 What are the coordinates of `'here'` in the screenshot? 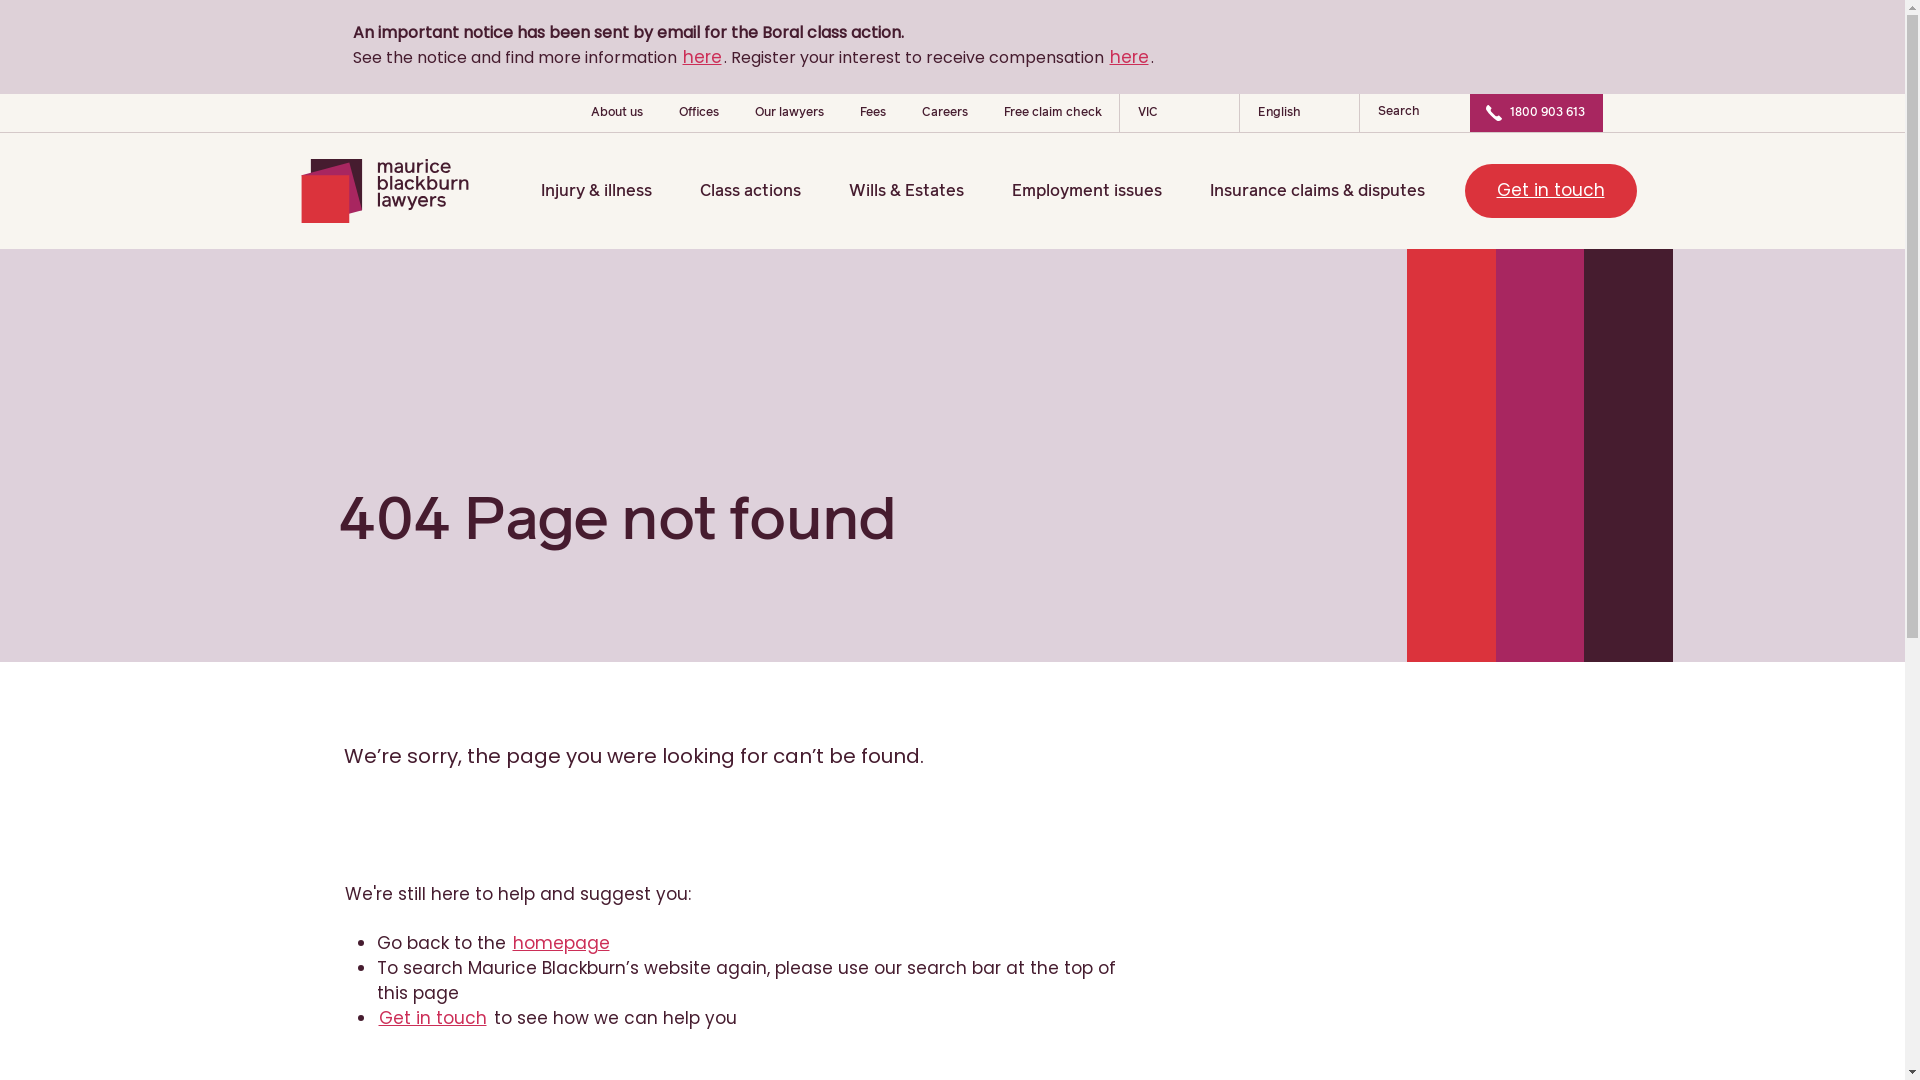 It's located at (1129, 56).